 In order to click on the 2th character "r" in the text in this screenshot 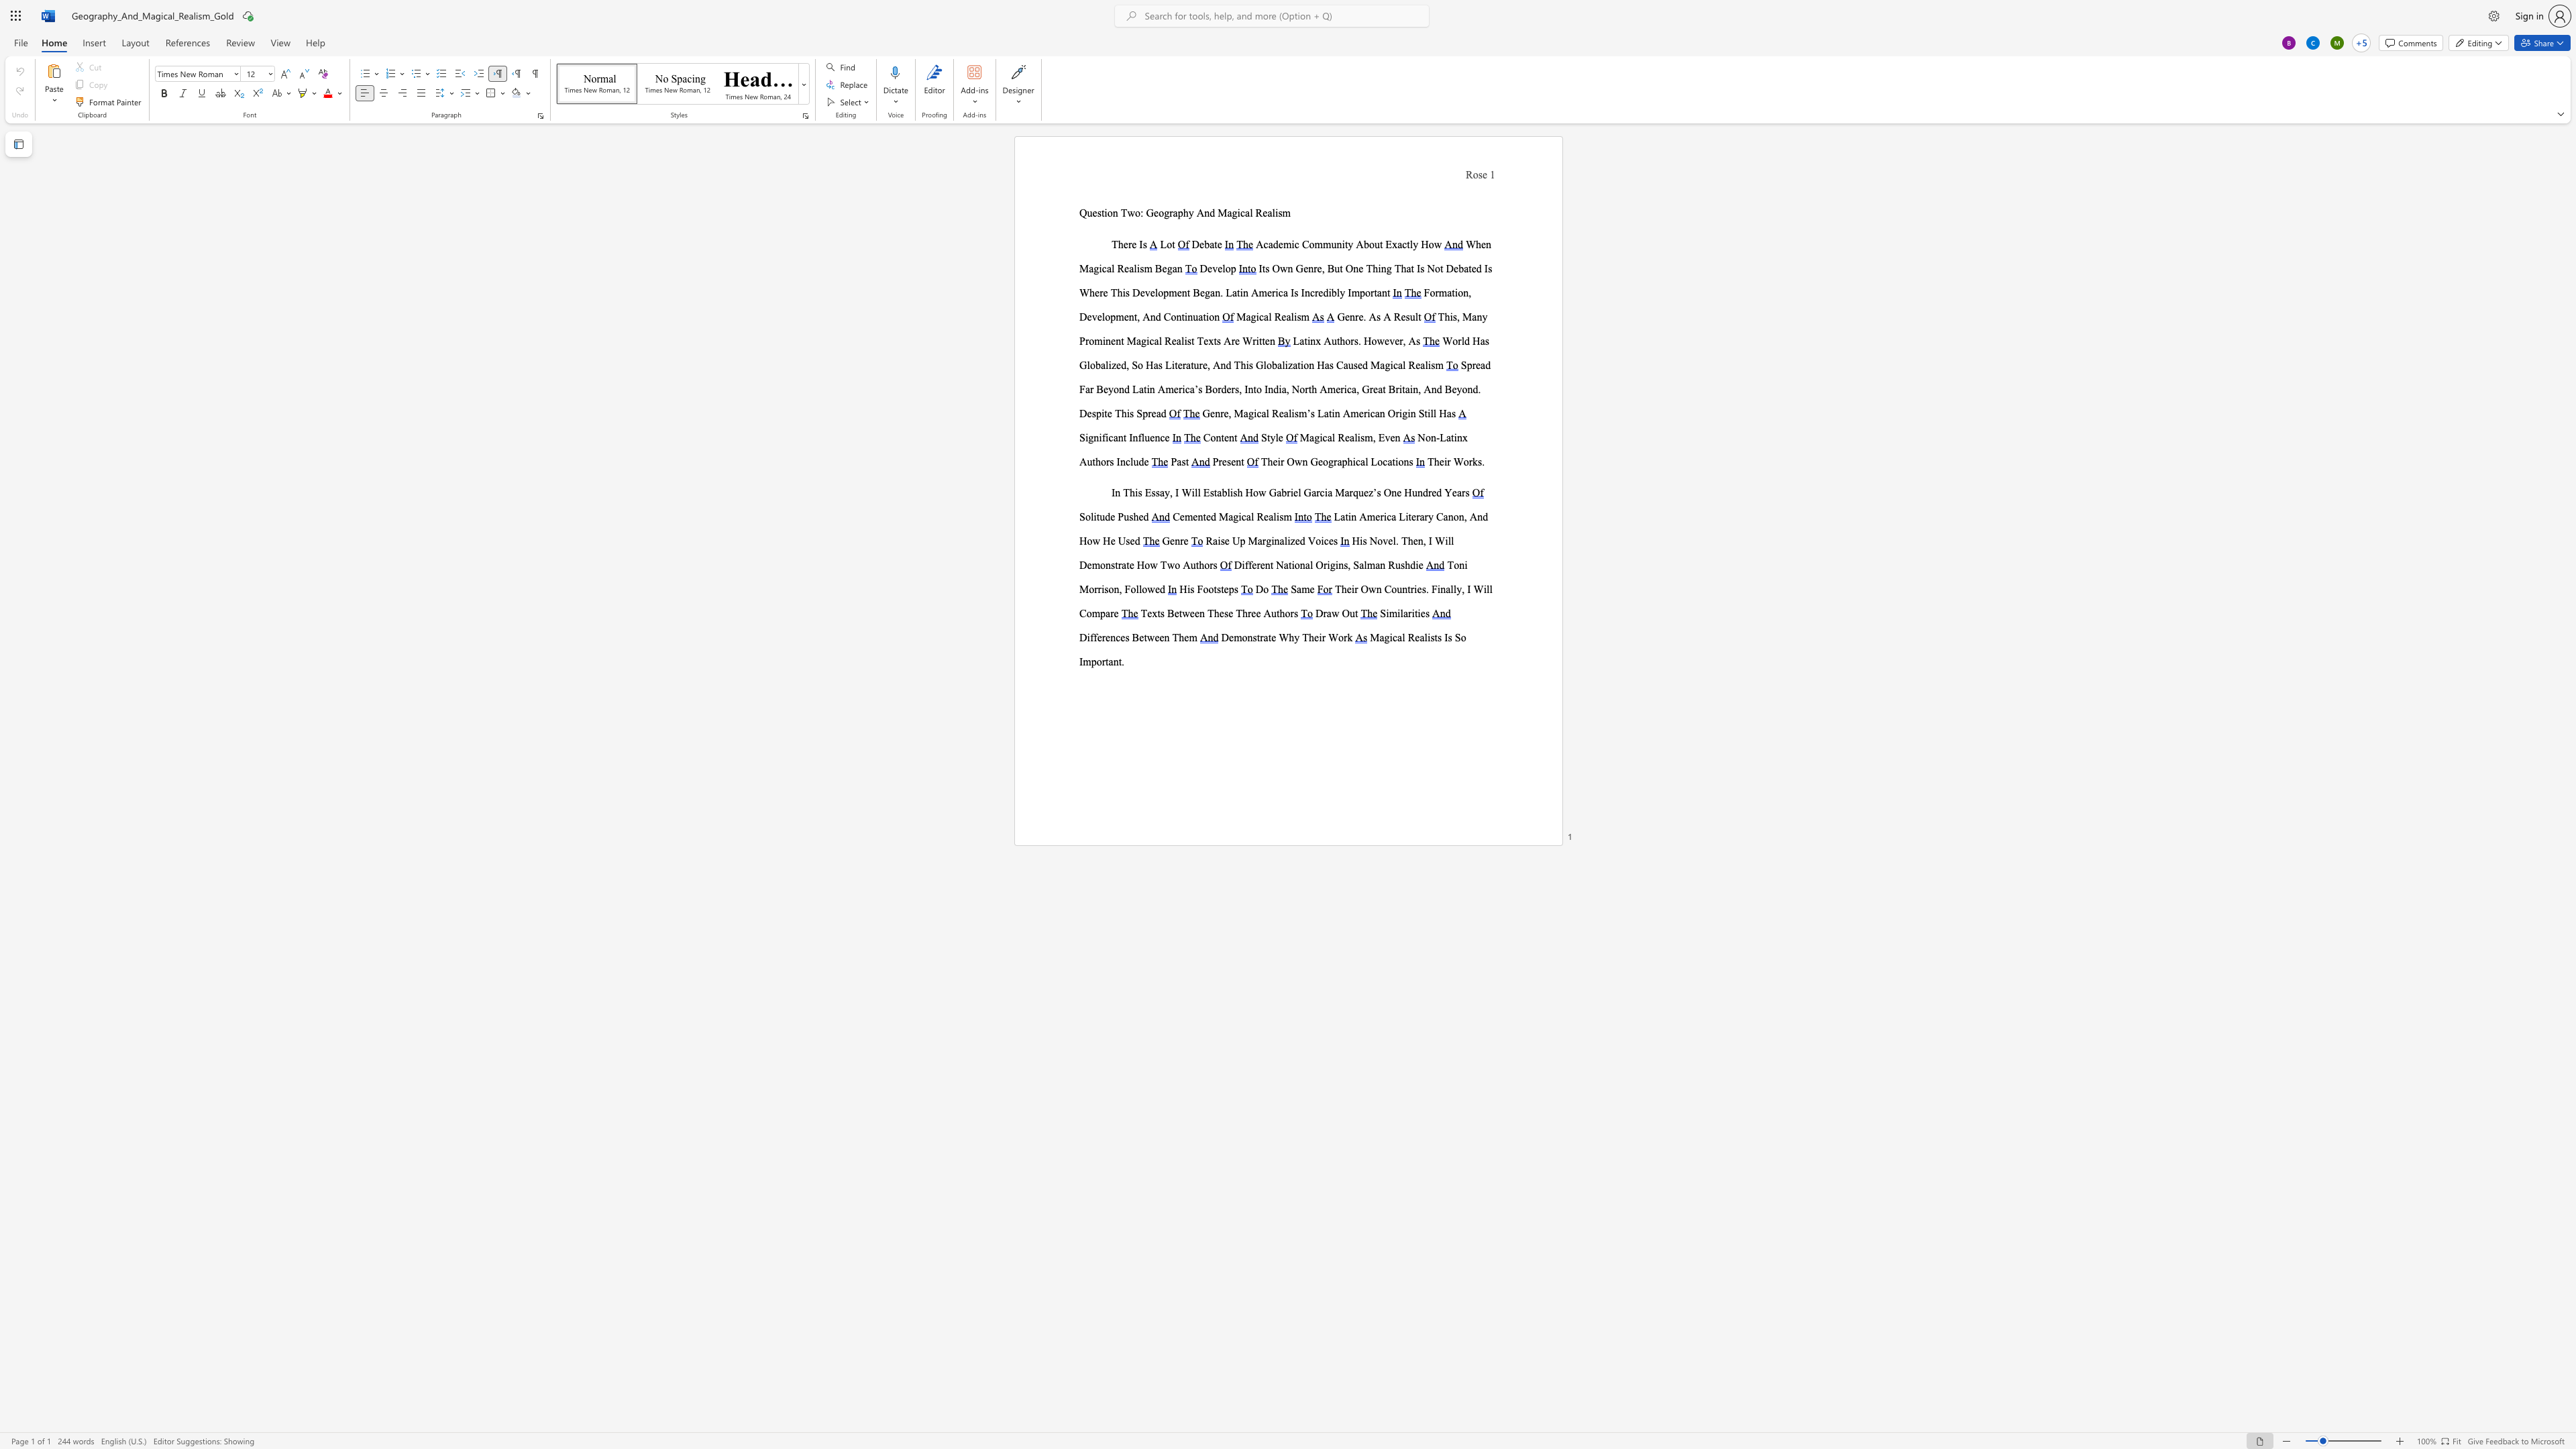, I will do `click(1469, 460)`.